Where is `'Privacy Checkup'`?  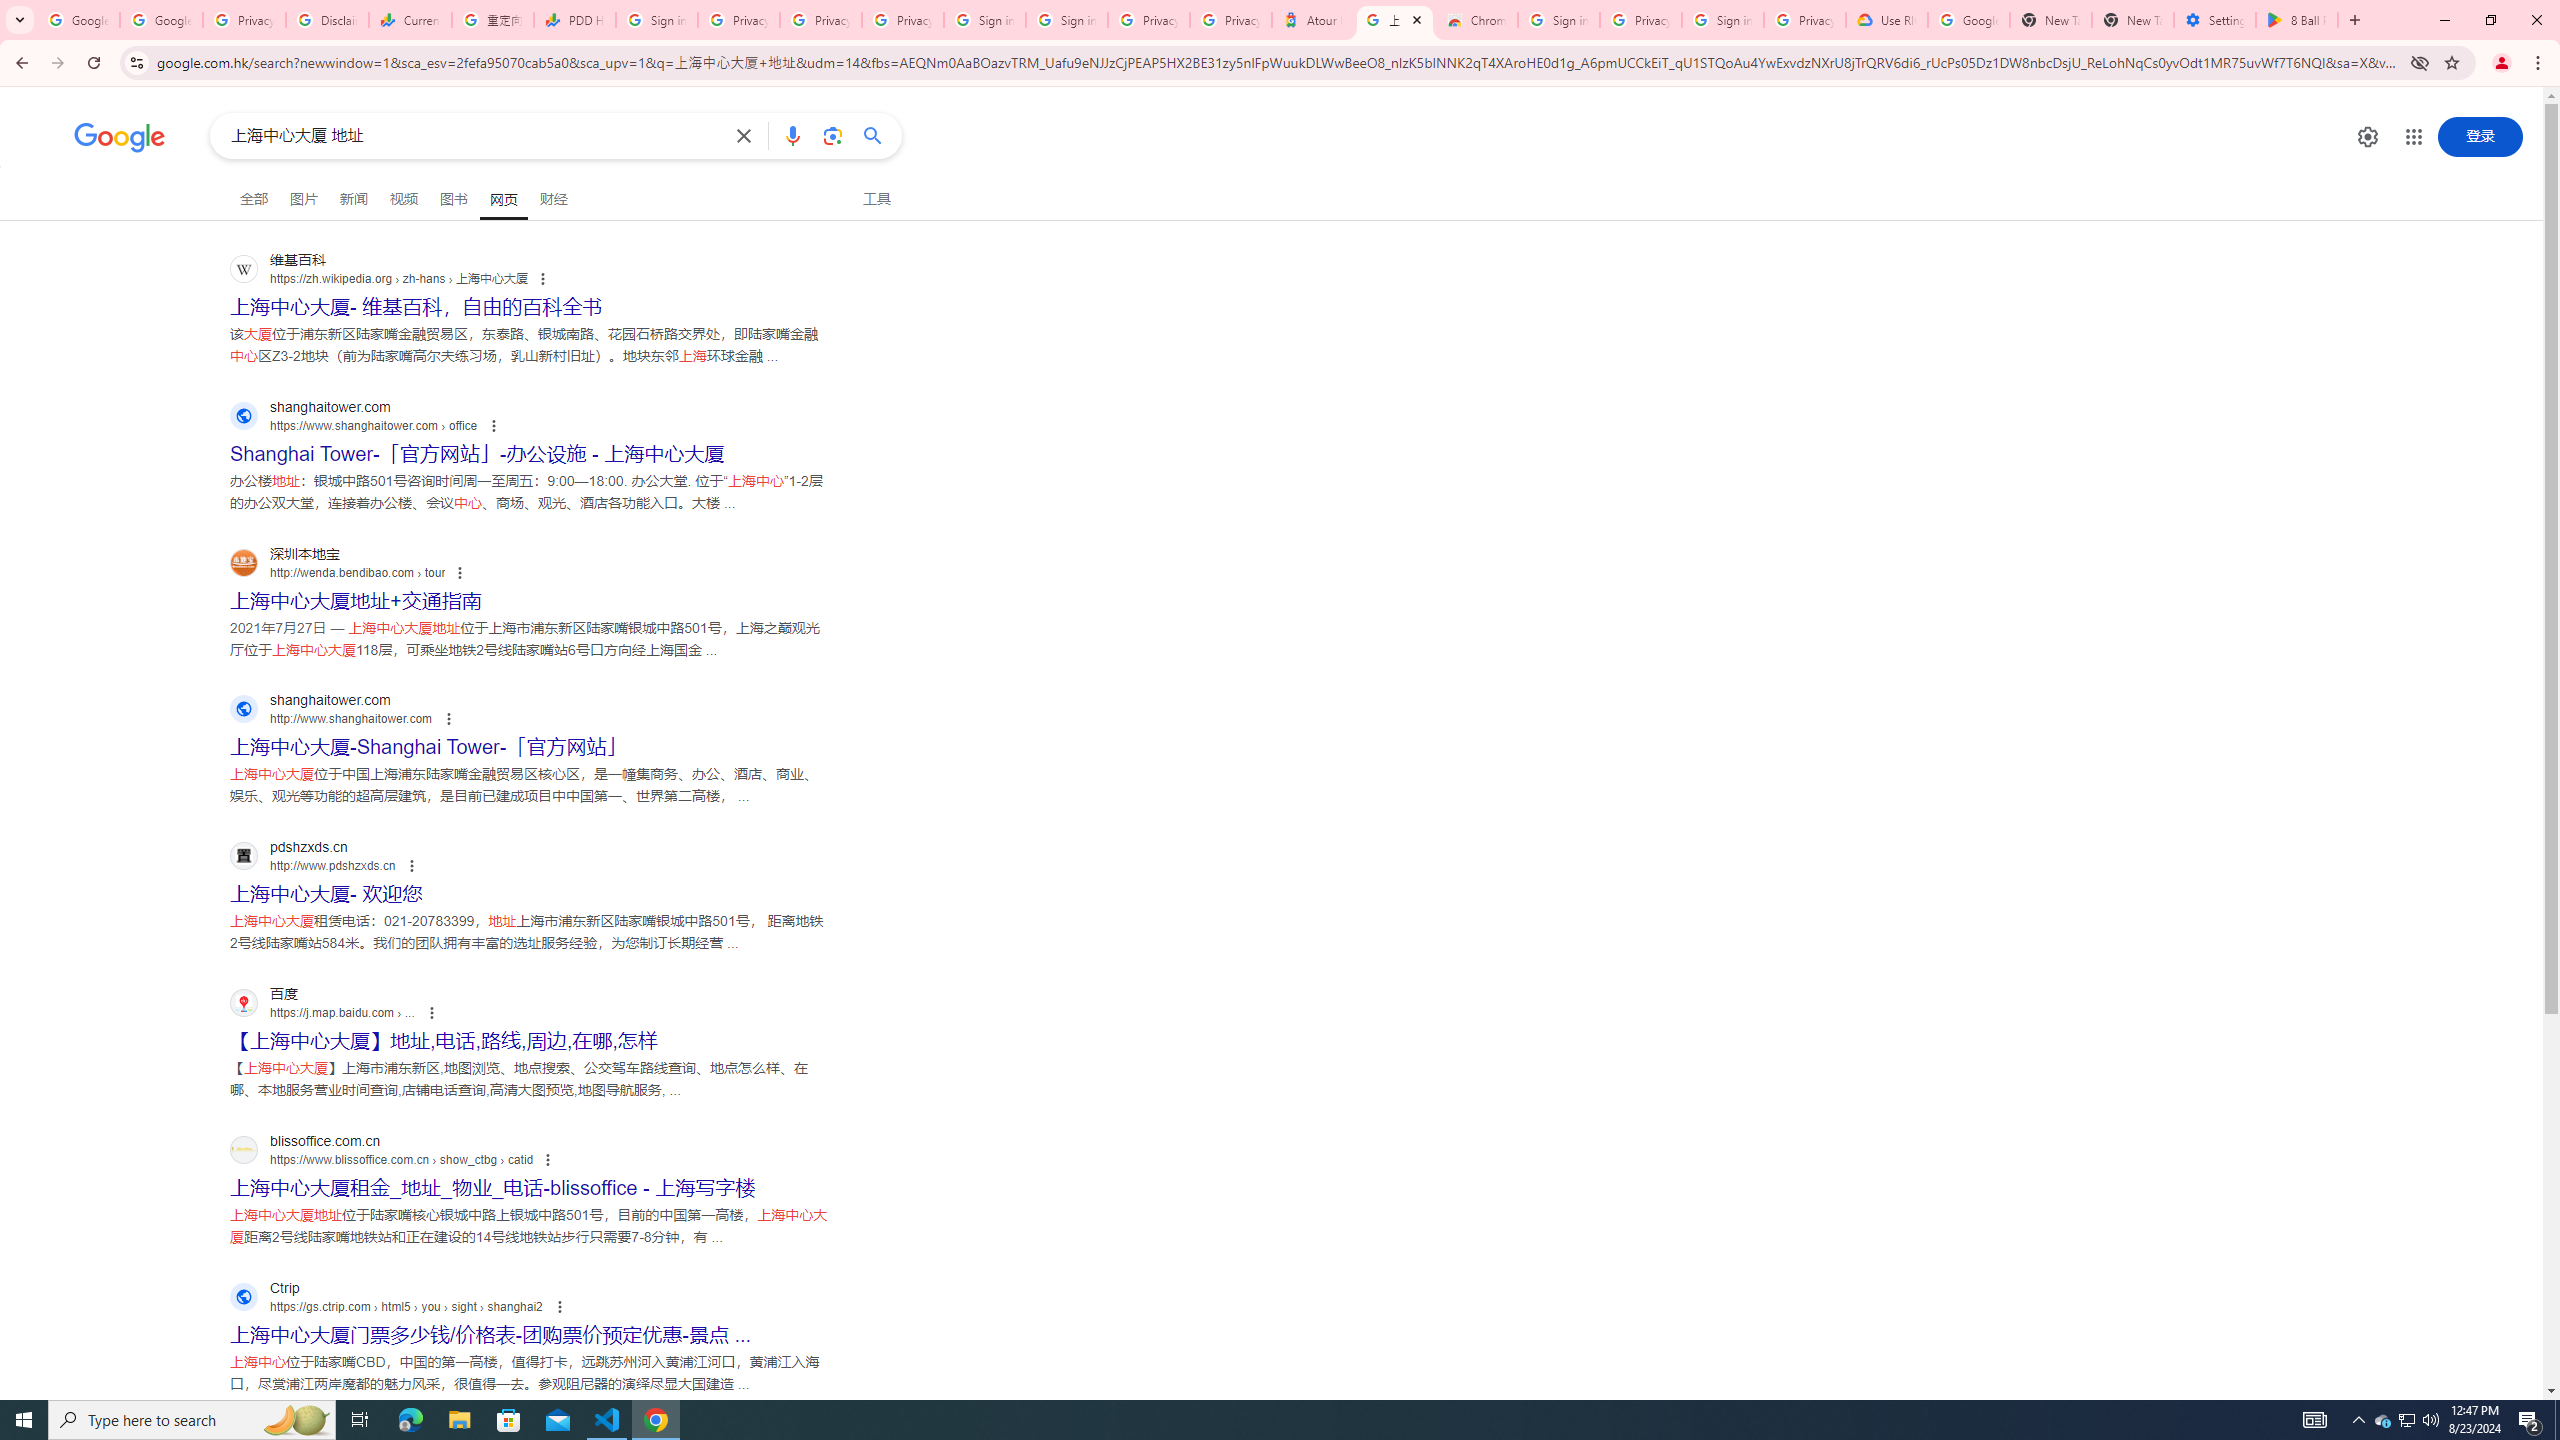 'Privacy Checkup' is located at coordinates (819, 19).